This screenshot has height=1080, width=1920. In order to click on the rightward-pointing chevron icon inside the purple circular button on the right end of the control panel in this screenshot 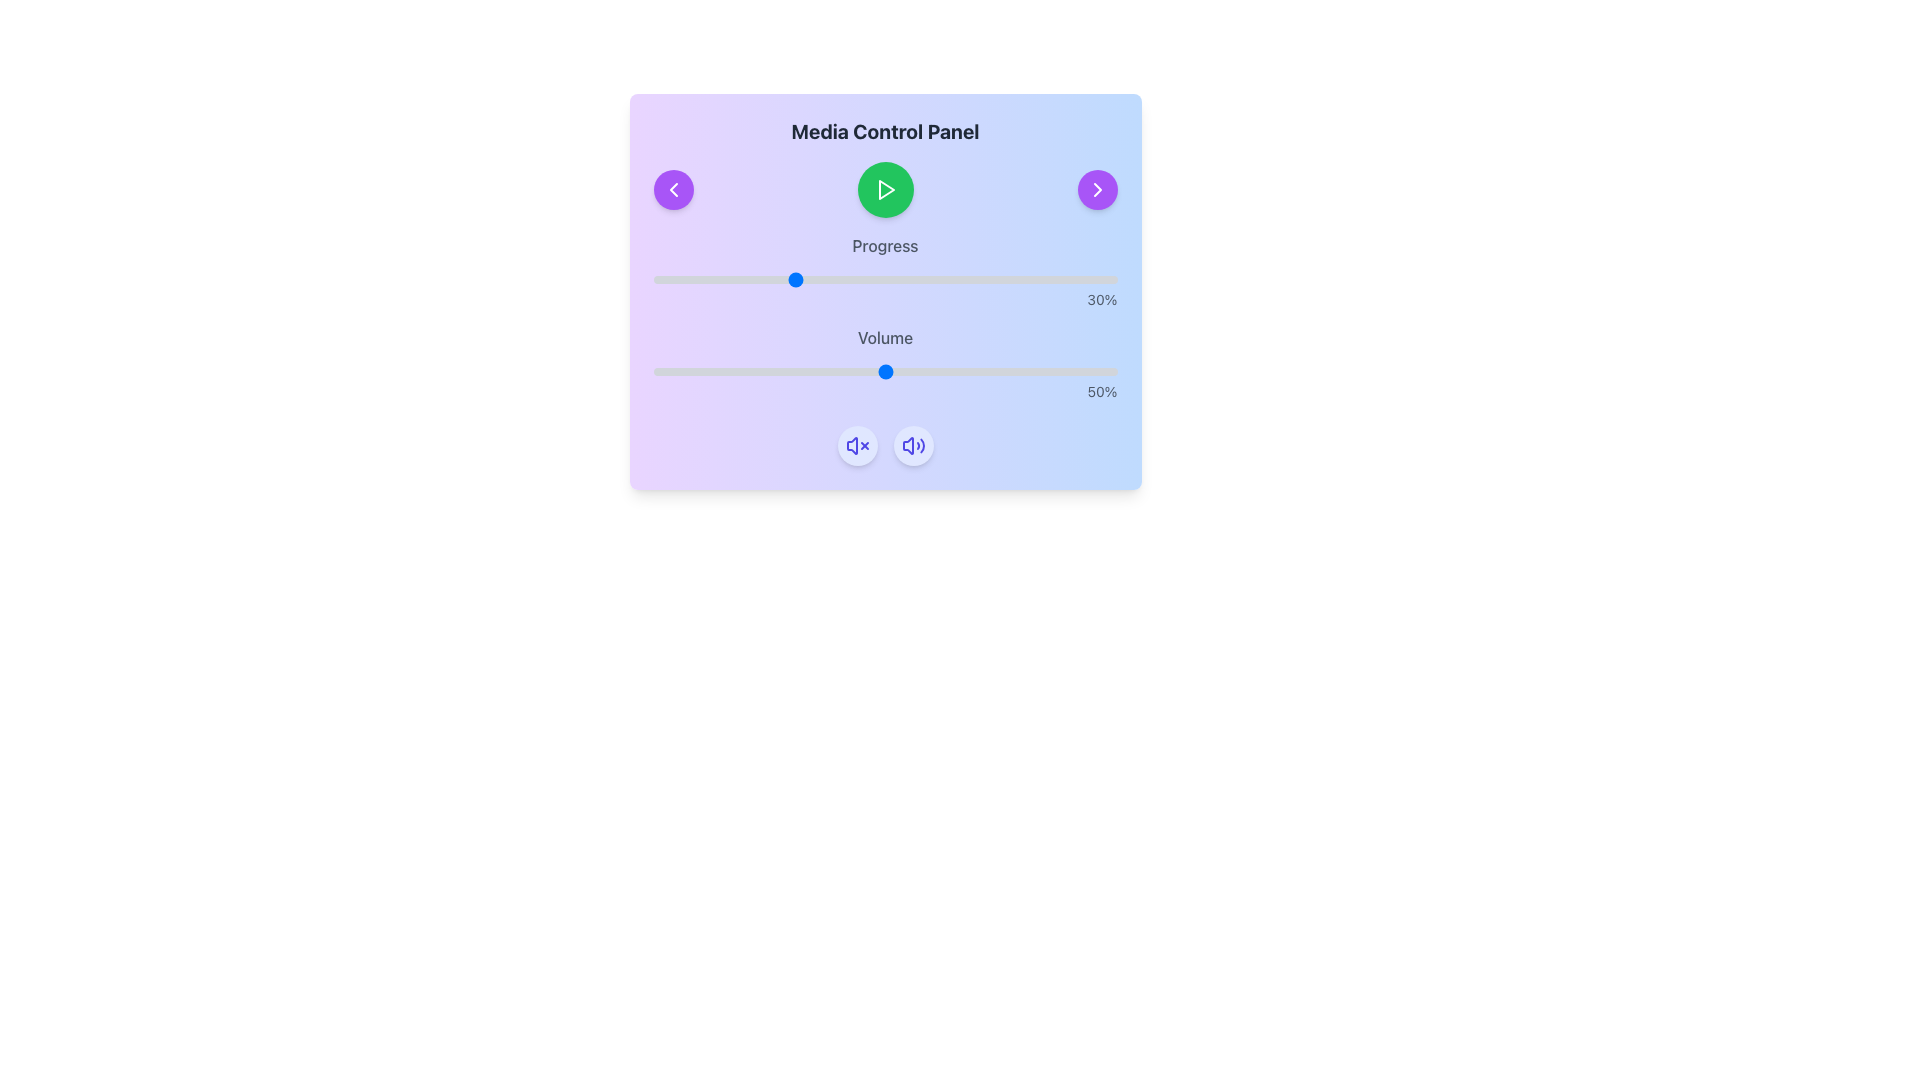, I will do `click(1096, 189)`.